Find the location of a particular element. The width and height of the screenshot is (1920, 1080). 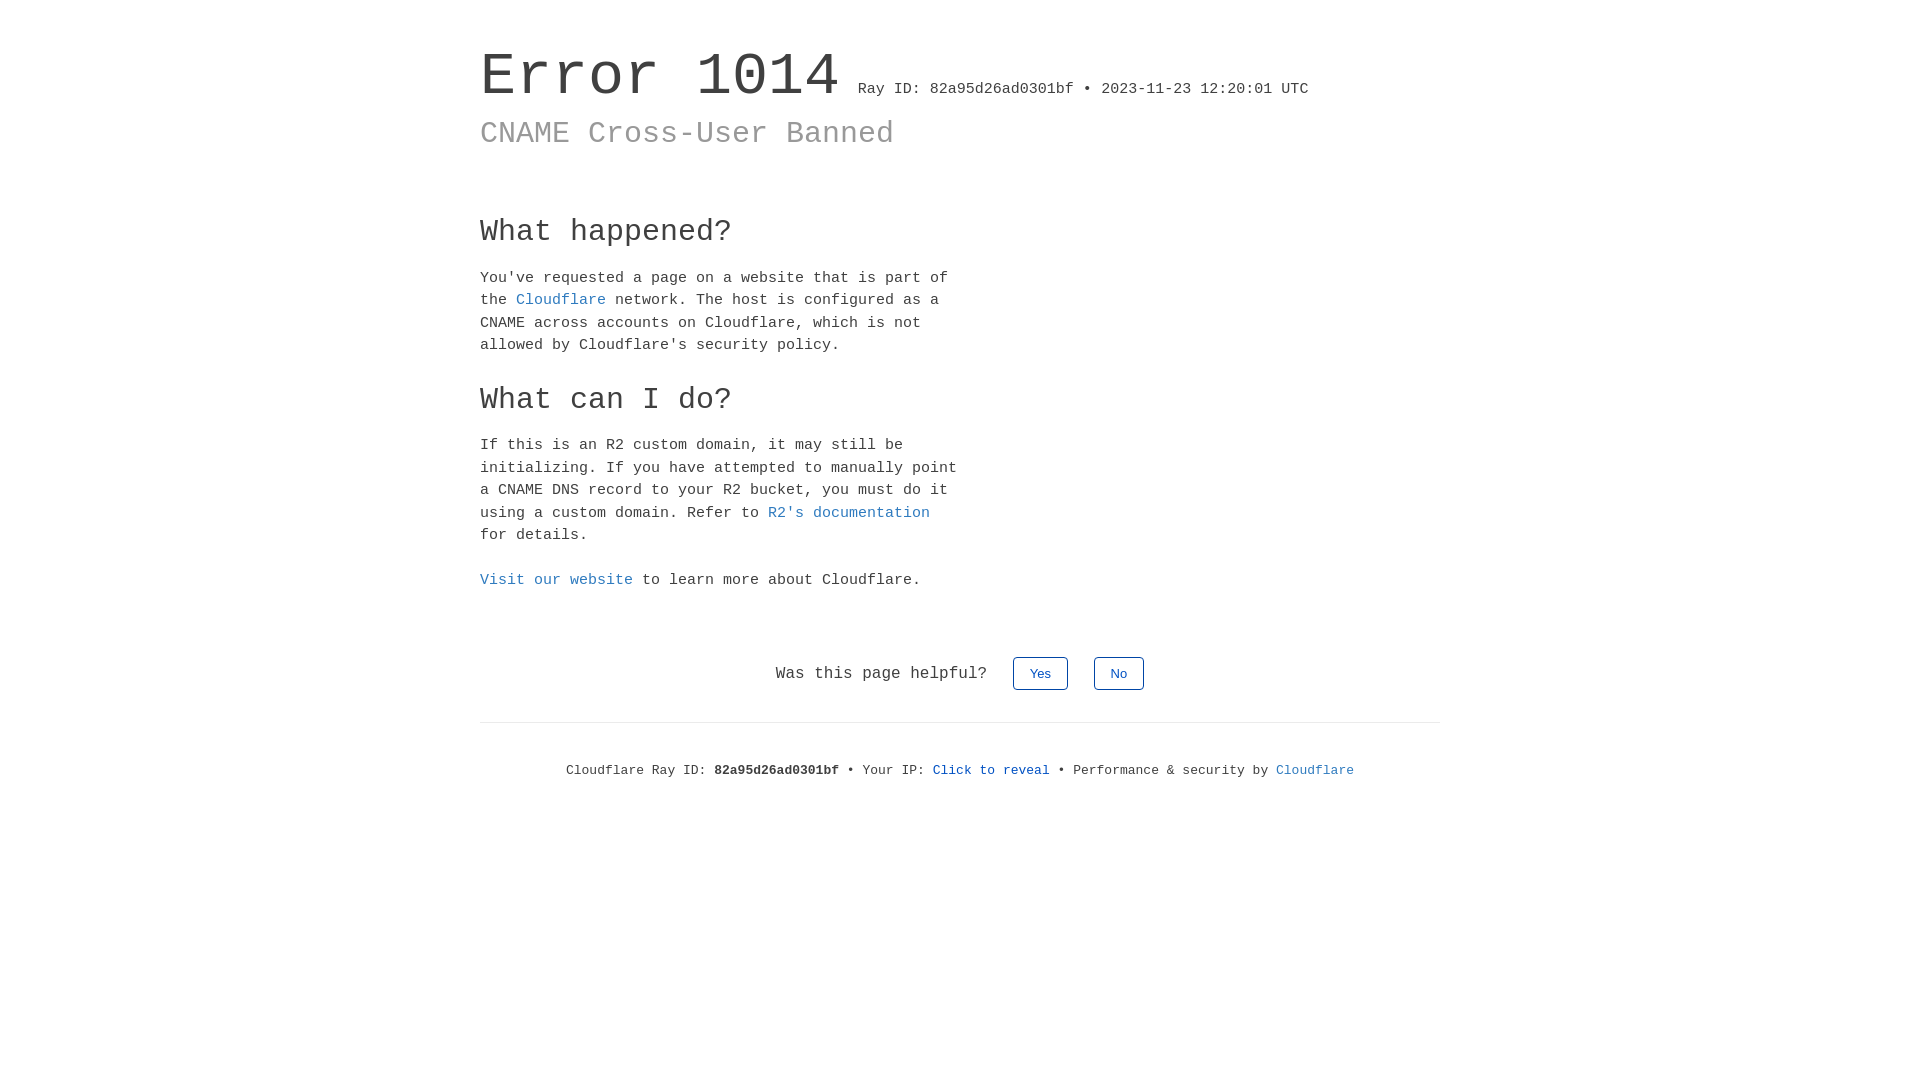

'R2's documentation' is located at coordinates (849, 511).